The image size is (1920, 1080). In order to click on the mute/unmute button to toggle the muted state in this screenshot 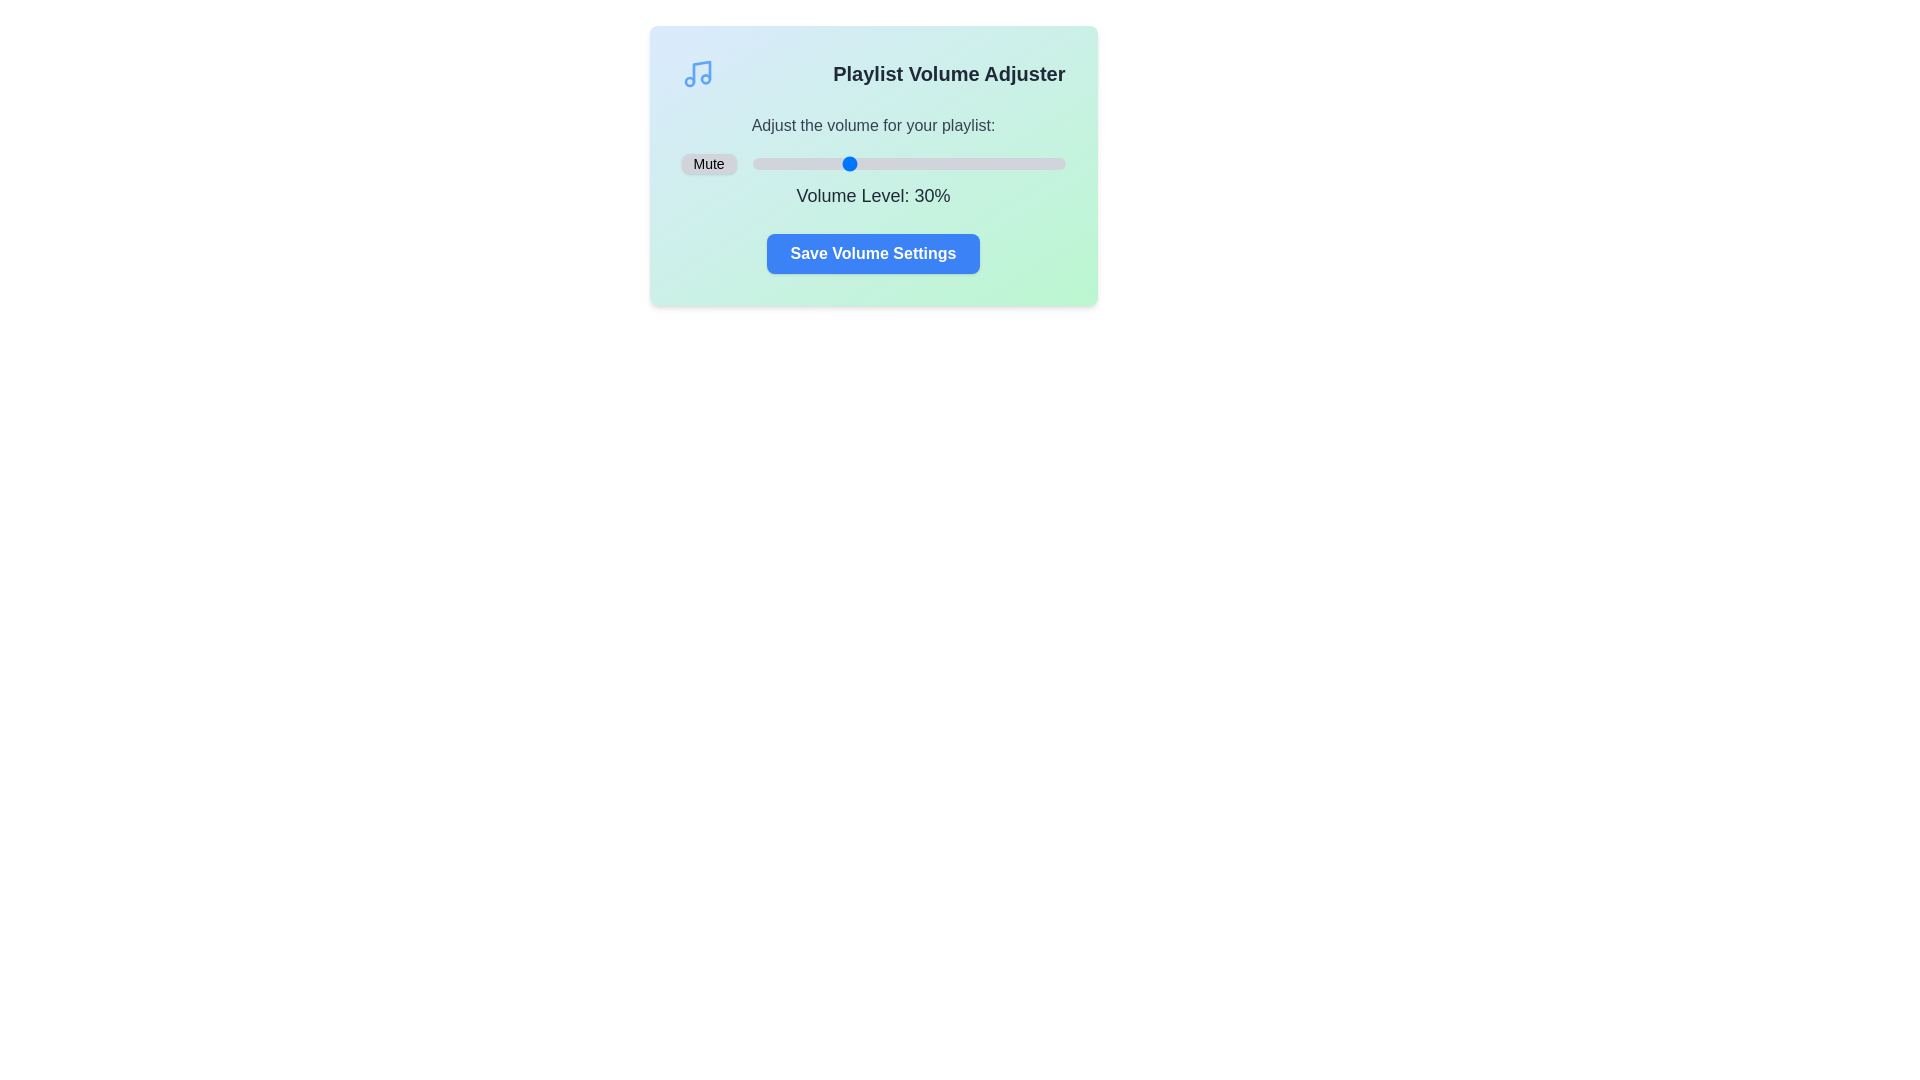, I will do `click(709, 163)`.